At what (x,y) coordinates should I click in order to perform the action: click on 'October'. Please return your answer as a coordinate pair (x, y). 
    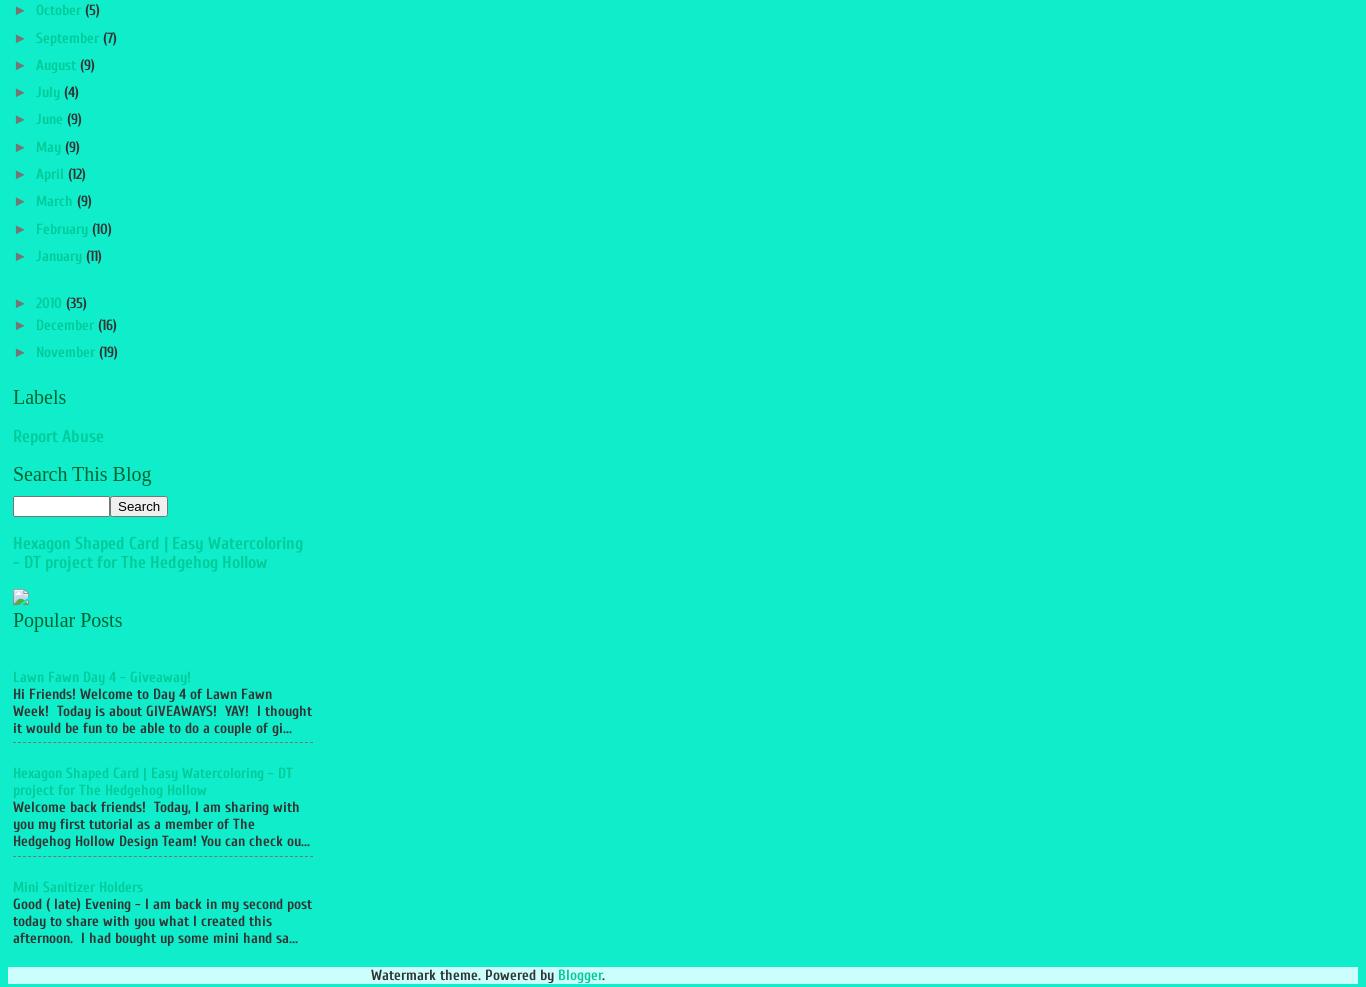
    Looking at the image, I should click on (59, 9).